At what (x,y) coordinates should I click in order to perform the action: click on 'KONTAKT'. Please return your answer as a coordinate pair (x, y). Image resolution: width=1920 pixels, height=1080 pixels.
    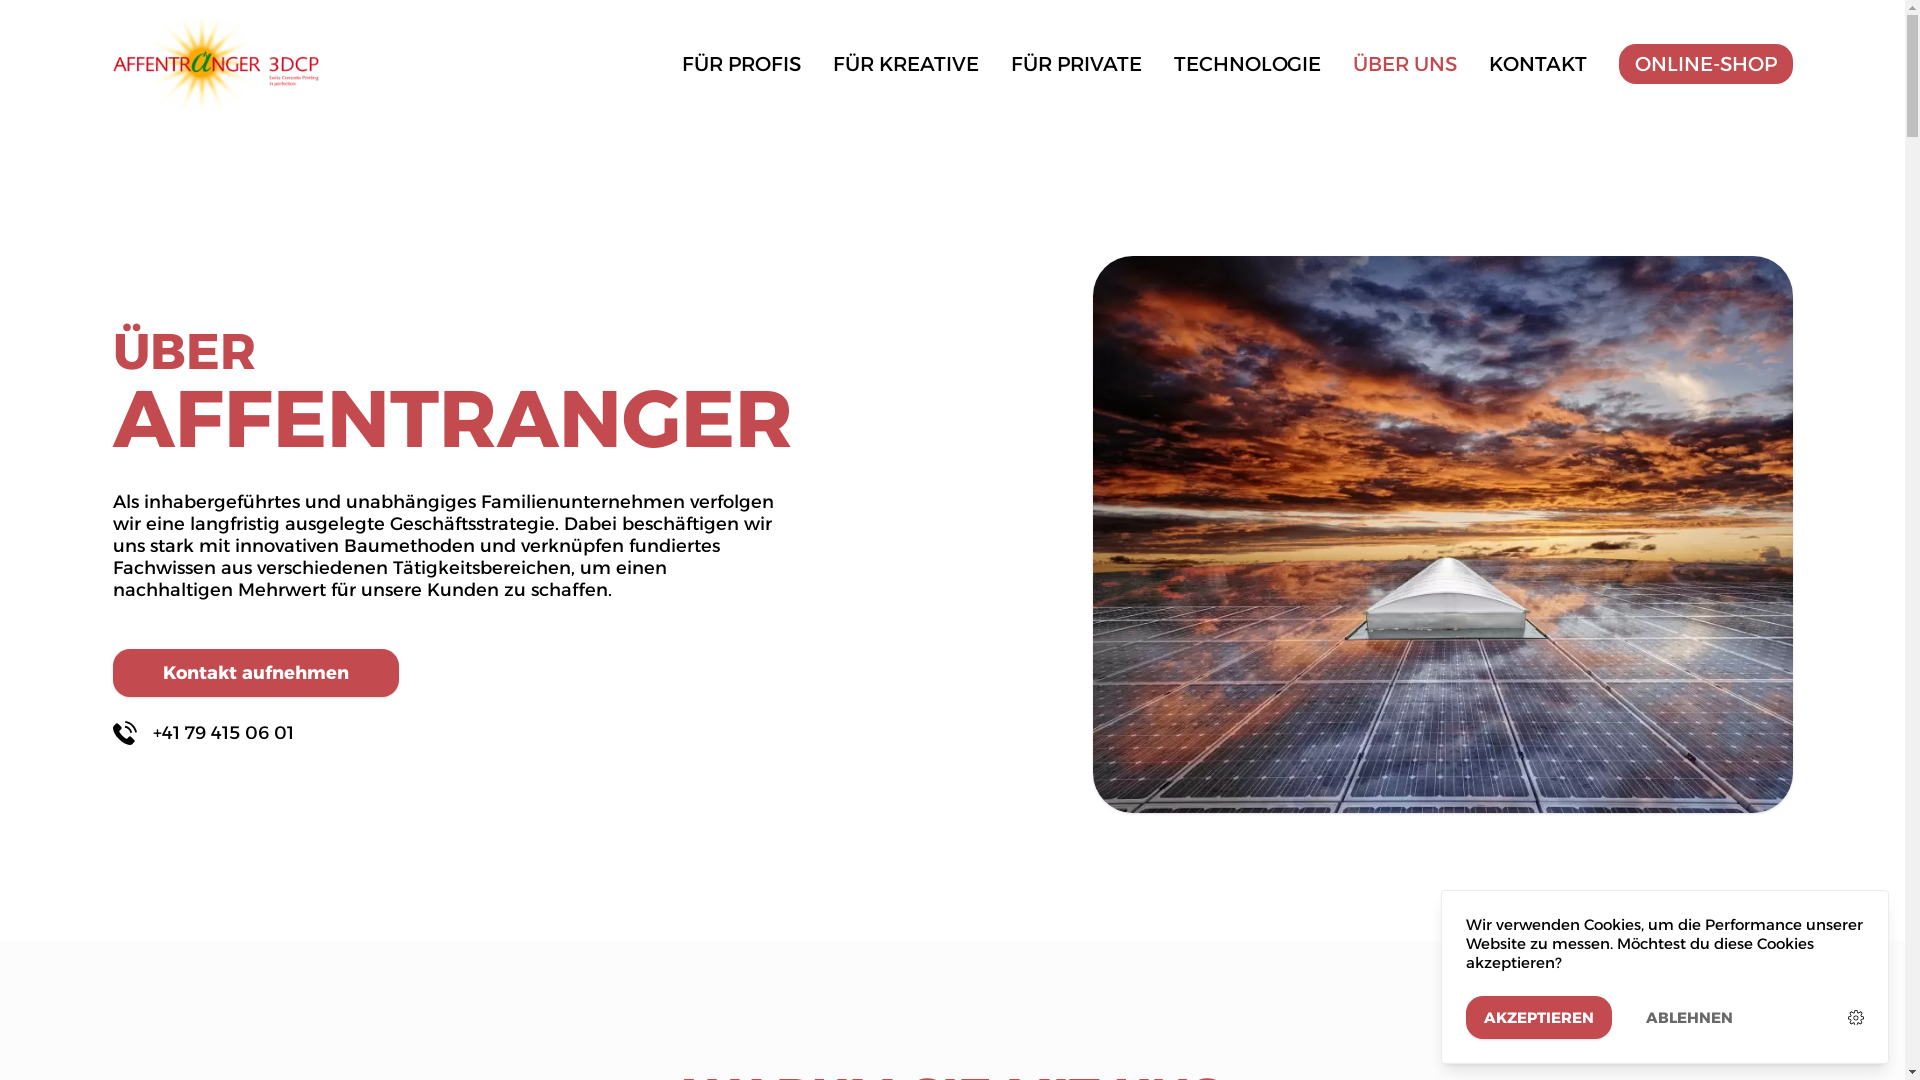
    Looking at the image, I should click on (1535, 63).